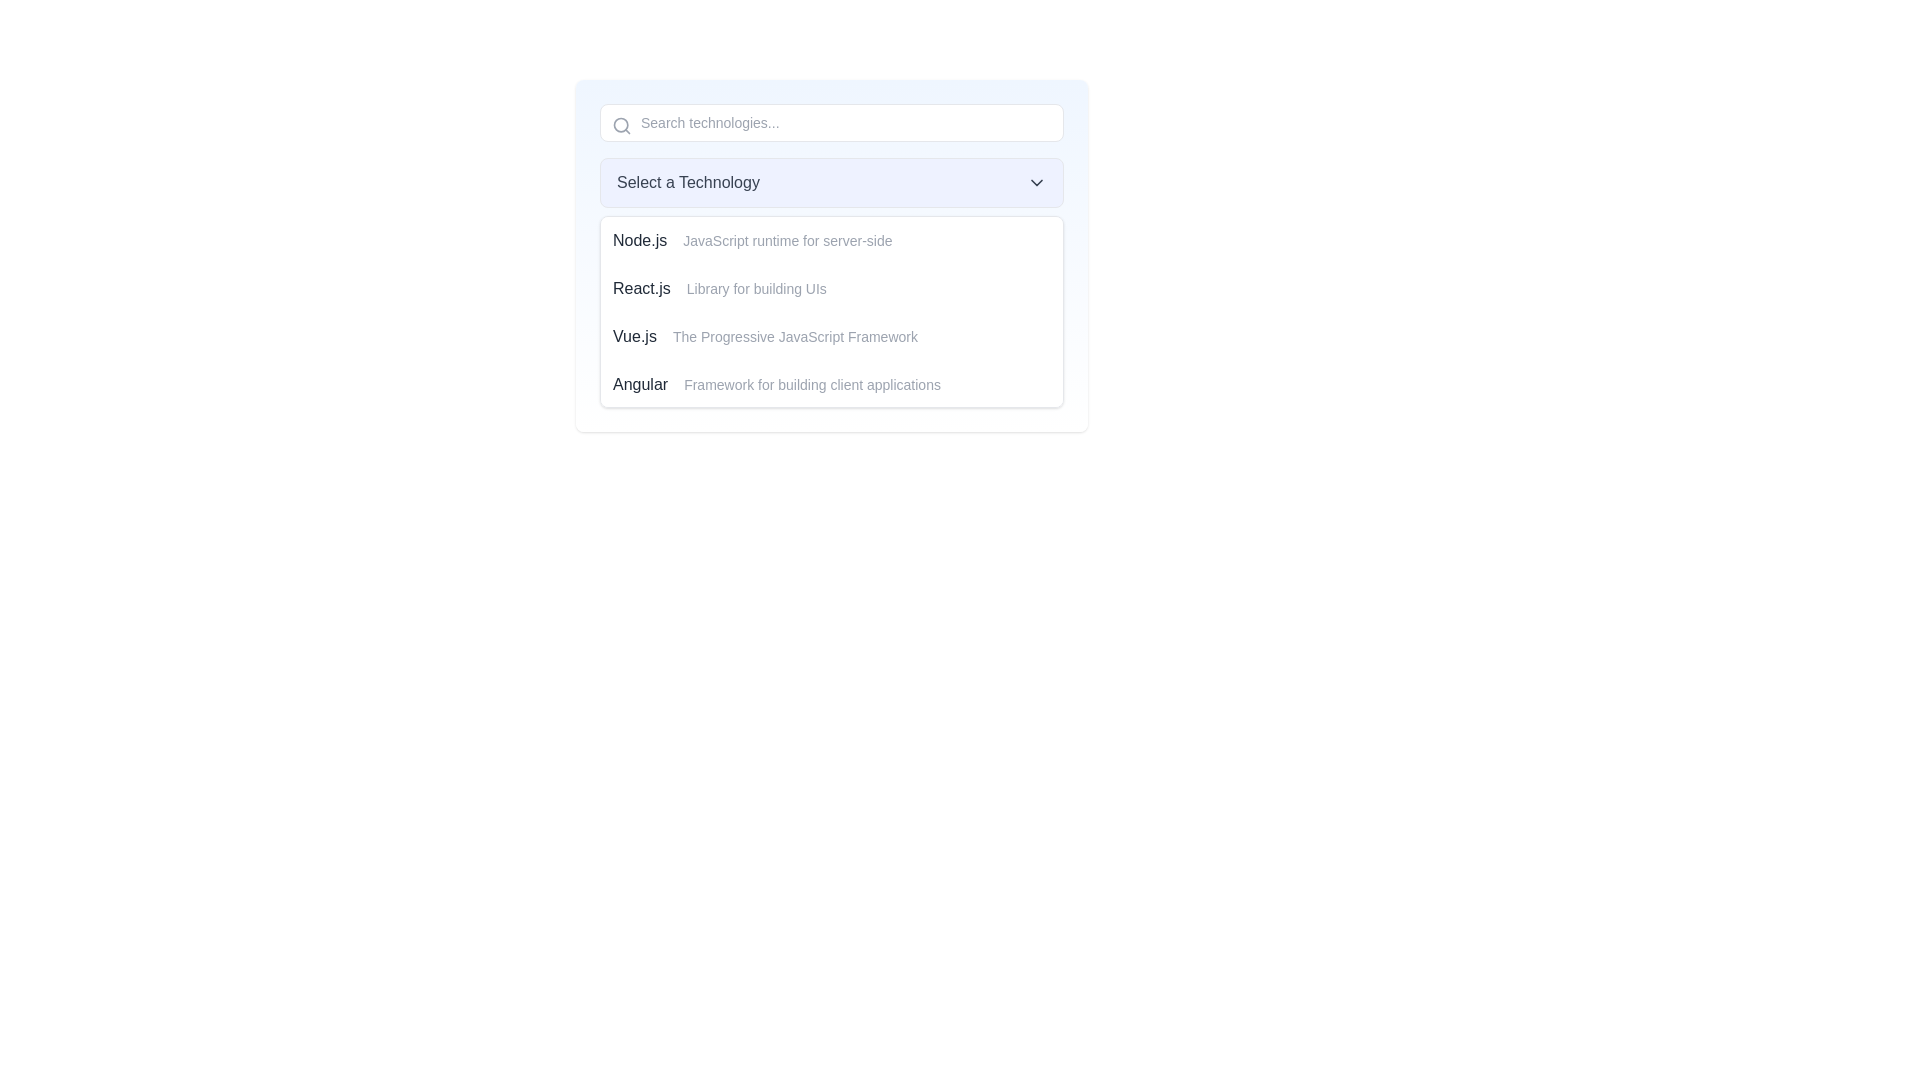 The height and width of the screenshot is (1080, 1920). What do you see at coordinates (831, 182) in the screenshot?
I see `the dropdown menu trigger located beneath the search bar within the rectangular card by` at bounding box center [831, 182].